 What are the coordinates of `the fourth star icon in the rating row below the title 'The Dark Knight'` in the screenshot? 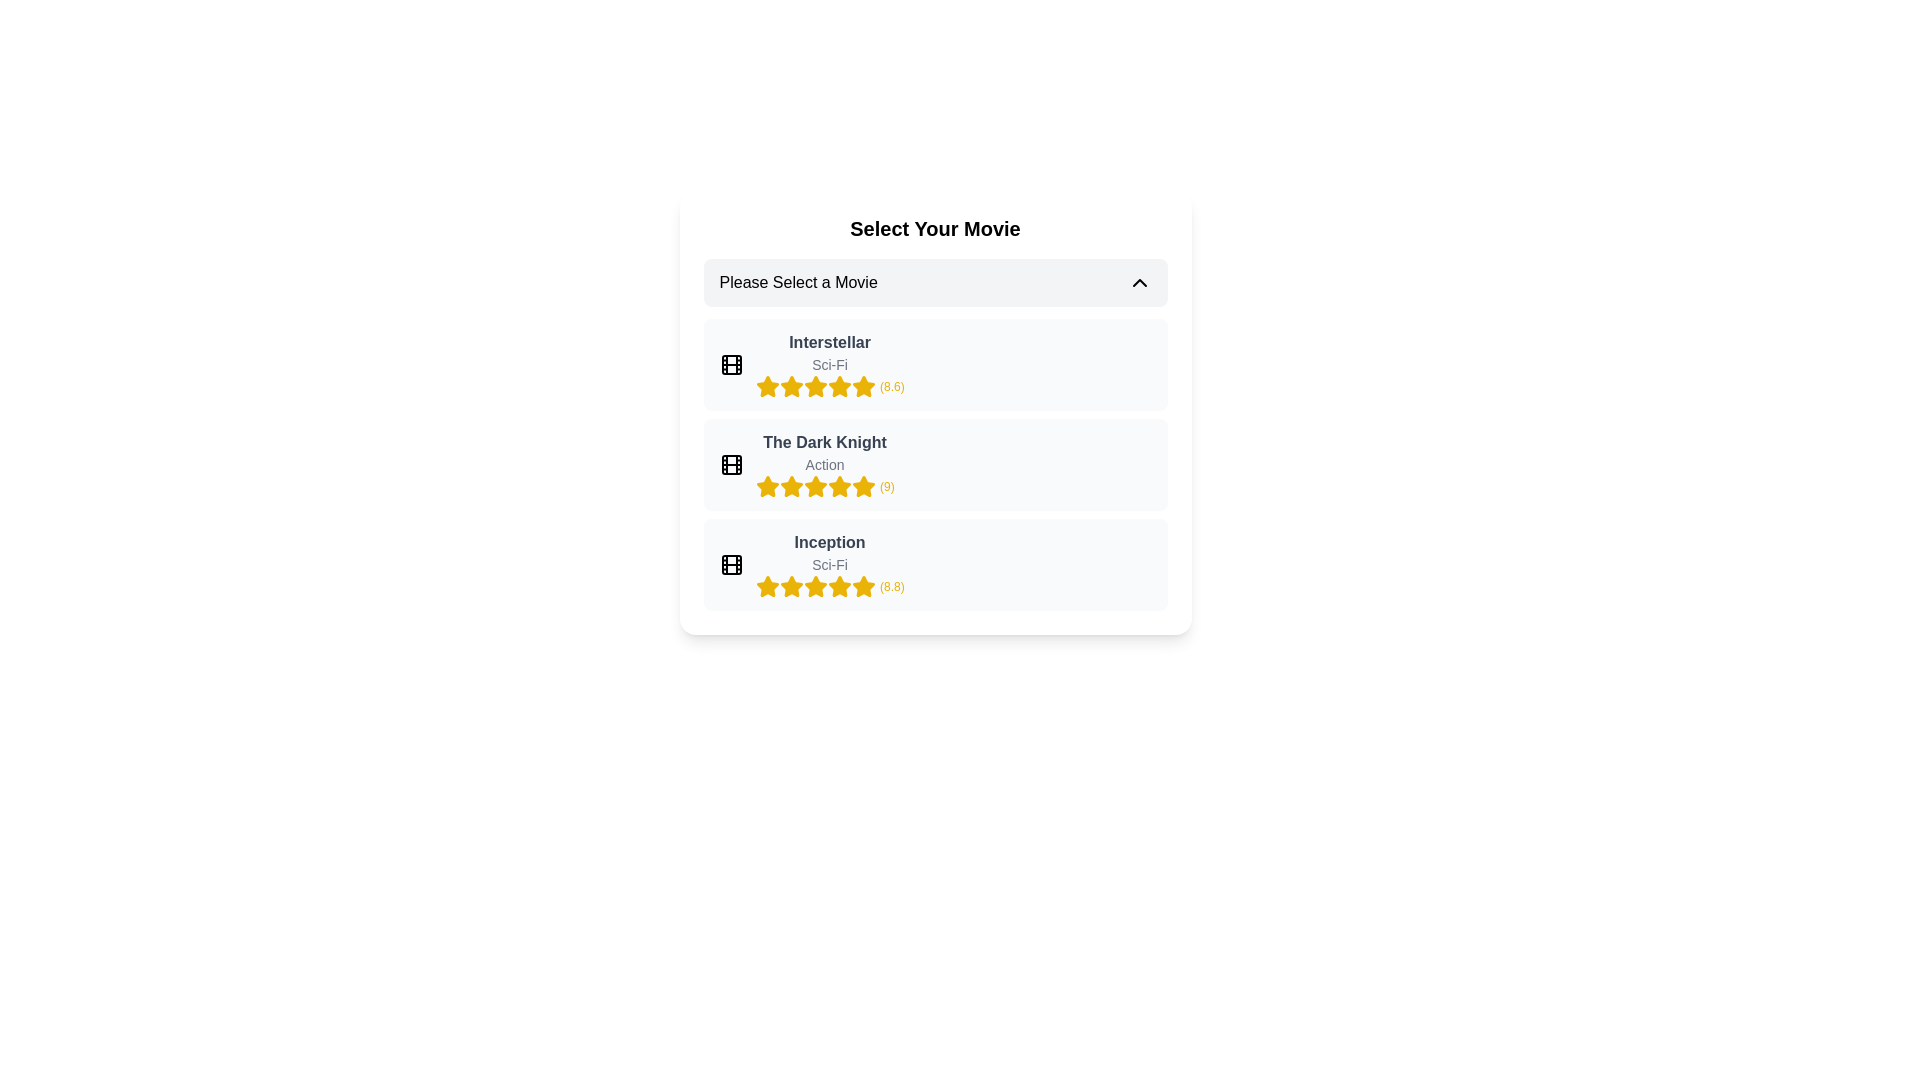 It's located at (815, 486).